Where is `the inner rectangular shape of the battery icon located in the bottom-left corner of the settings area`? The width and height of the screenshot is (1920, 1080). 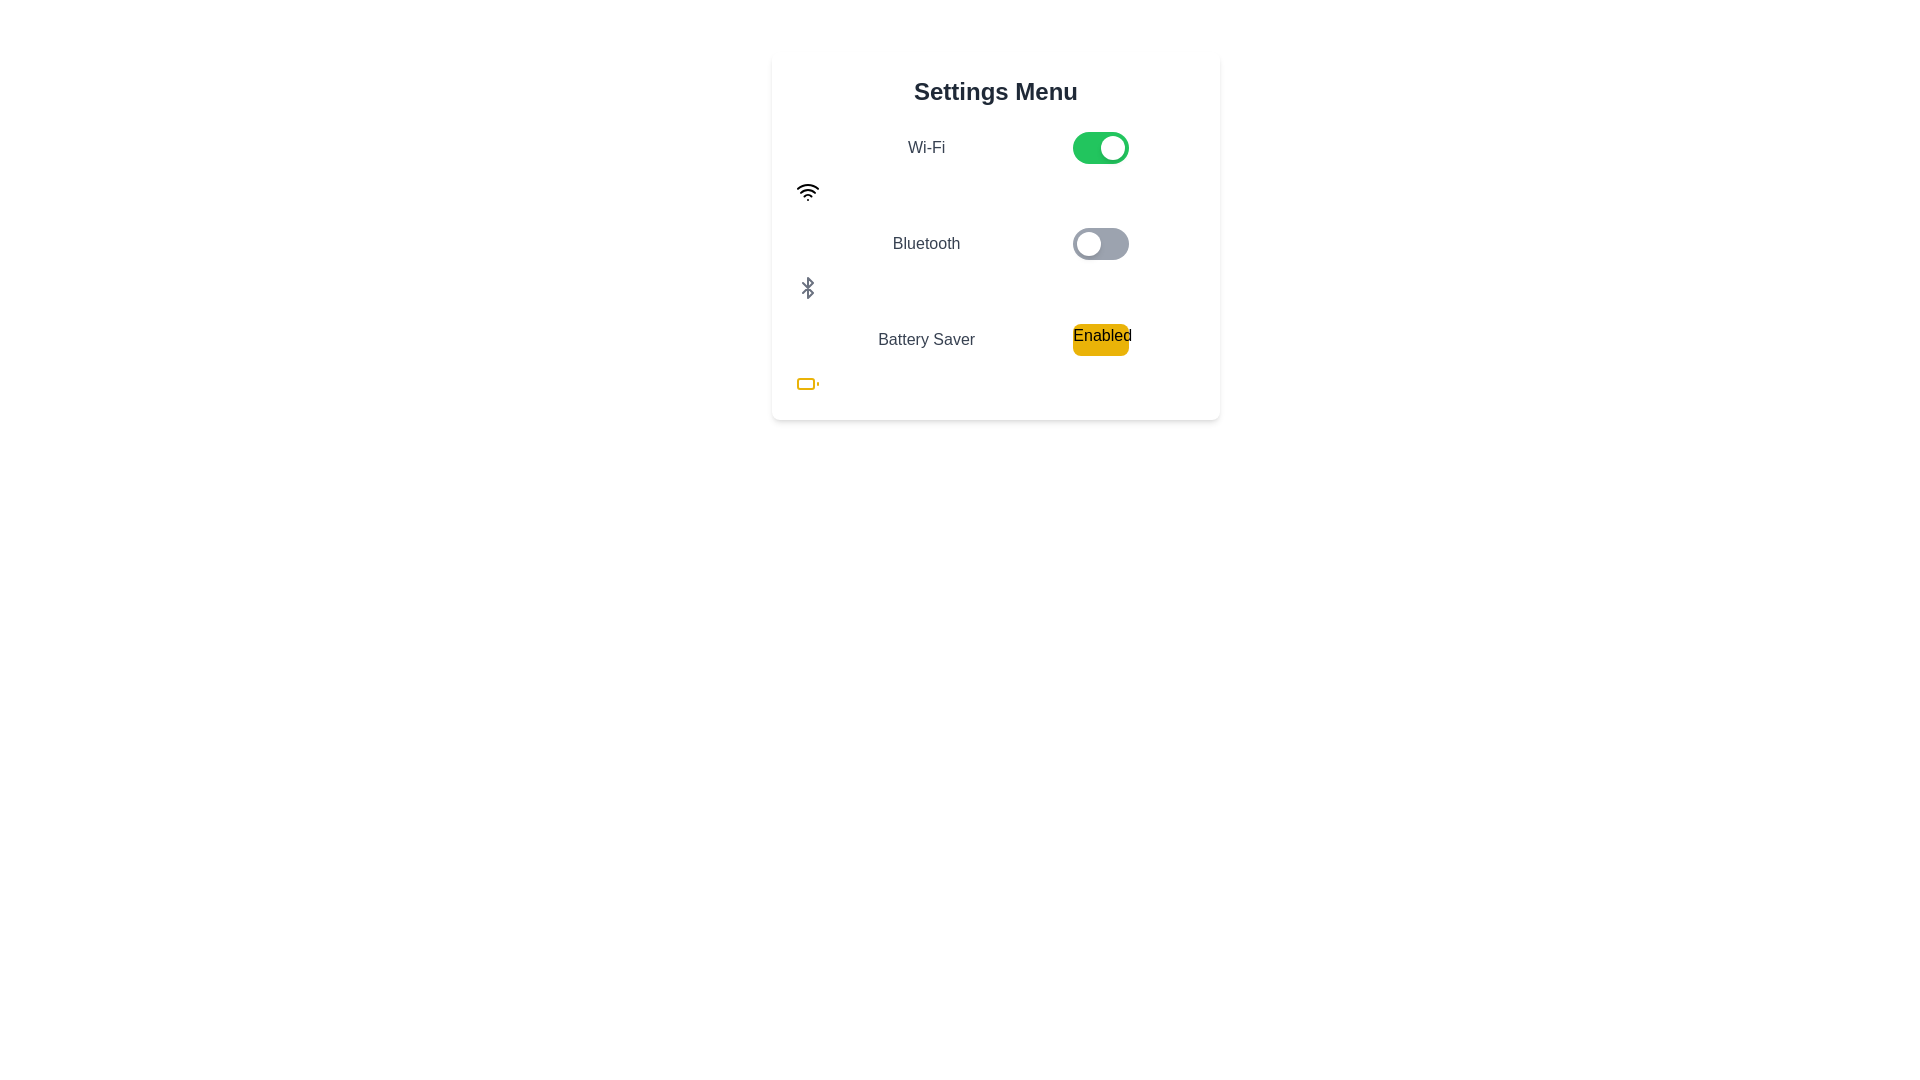
the inner rectangular shape of the battery icon located in the bottom-left corner of the settings area is located at coordinates (806, 384).